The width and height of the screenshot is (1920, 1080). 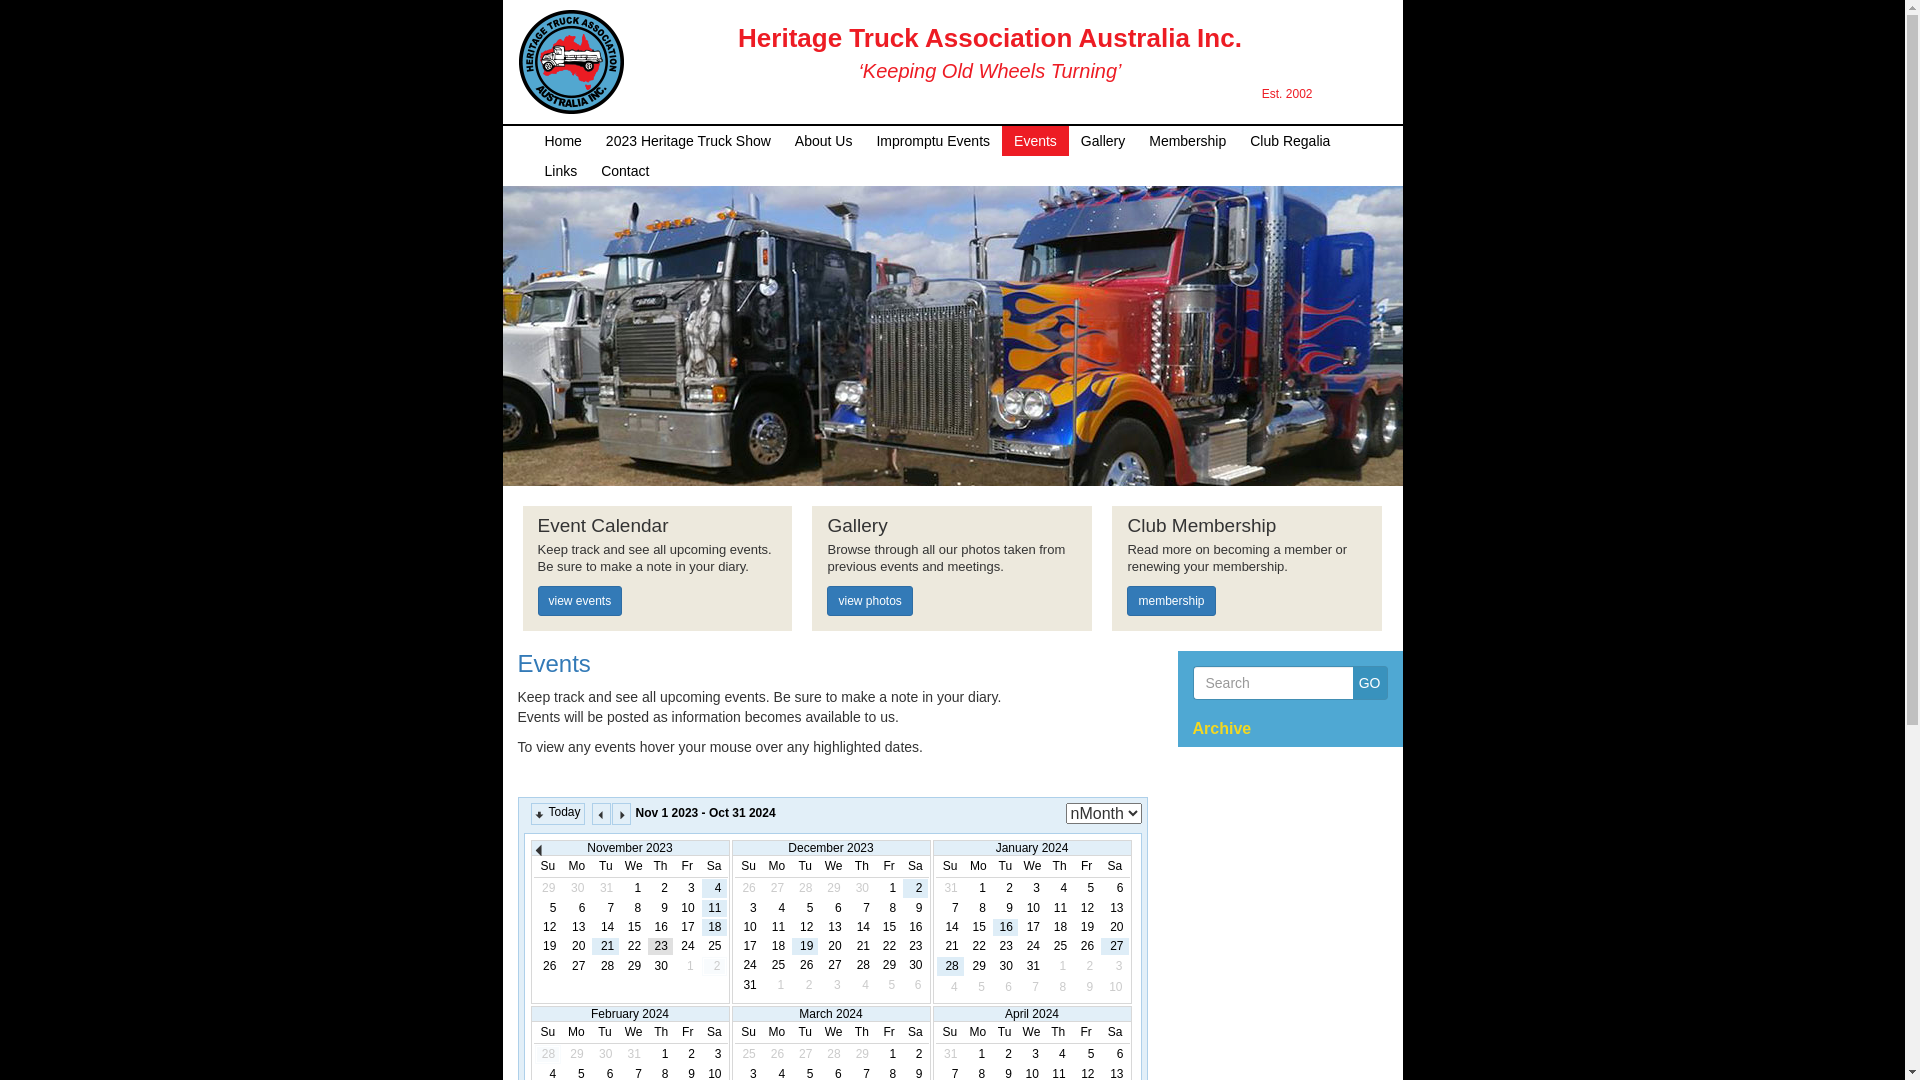 I want to click on '1', so click(x=978, y=887).